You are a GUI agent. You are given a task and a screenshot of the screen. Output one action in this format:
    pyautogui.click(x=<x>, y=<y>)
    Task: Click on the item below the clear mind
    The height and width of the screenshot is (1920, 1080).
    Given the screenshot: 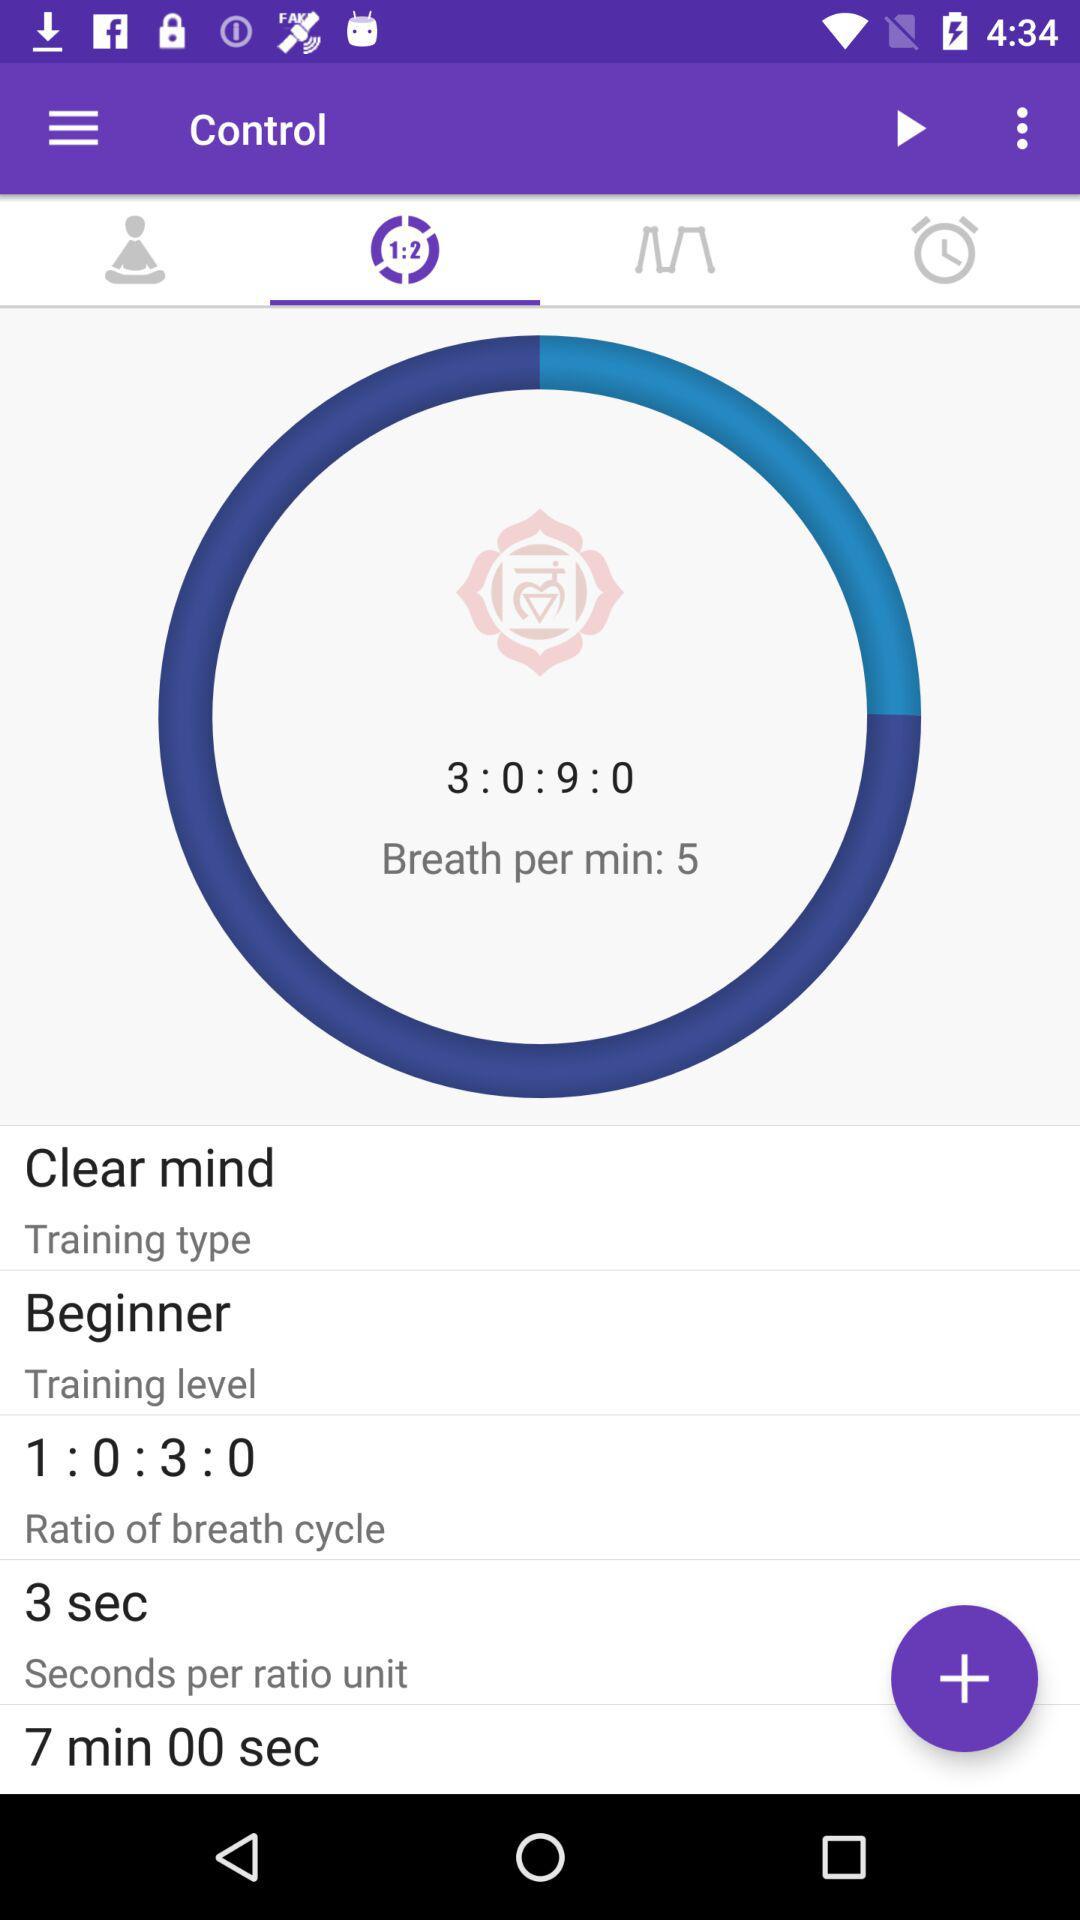 What is the action you would take?
    pyautogui.click(x=540, y=1236)
    